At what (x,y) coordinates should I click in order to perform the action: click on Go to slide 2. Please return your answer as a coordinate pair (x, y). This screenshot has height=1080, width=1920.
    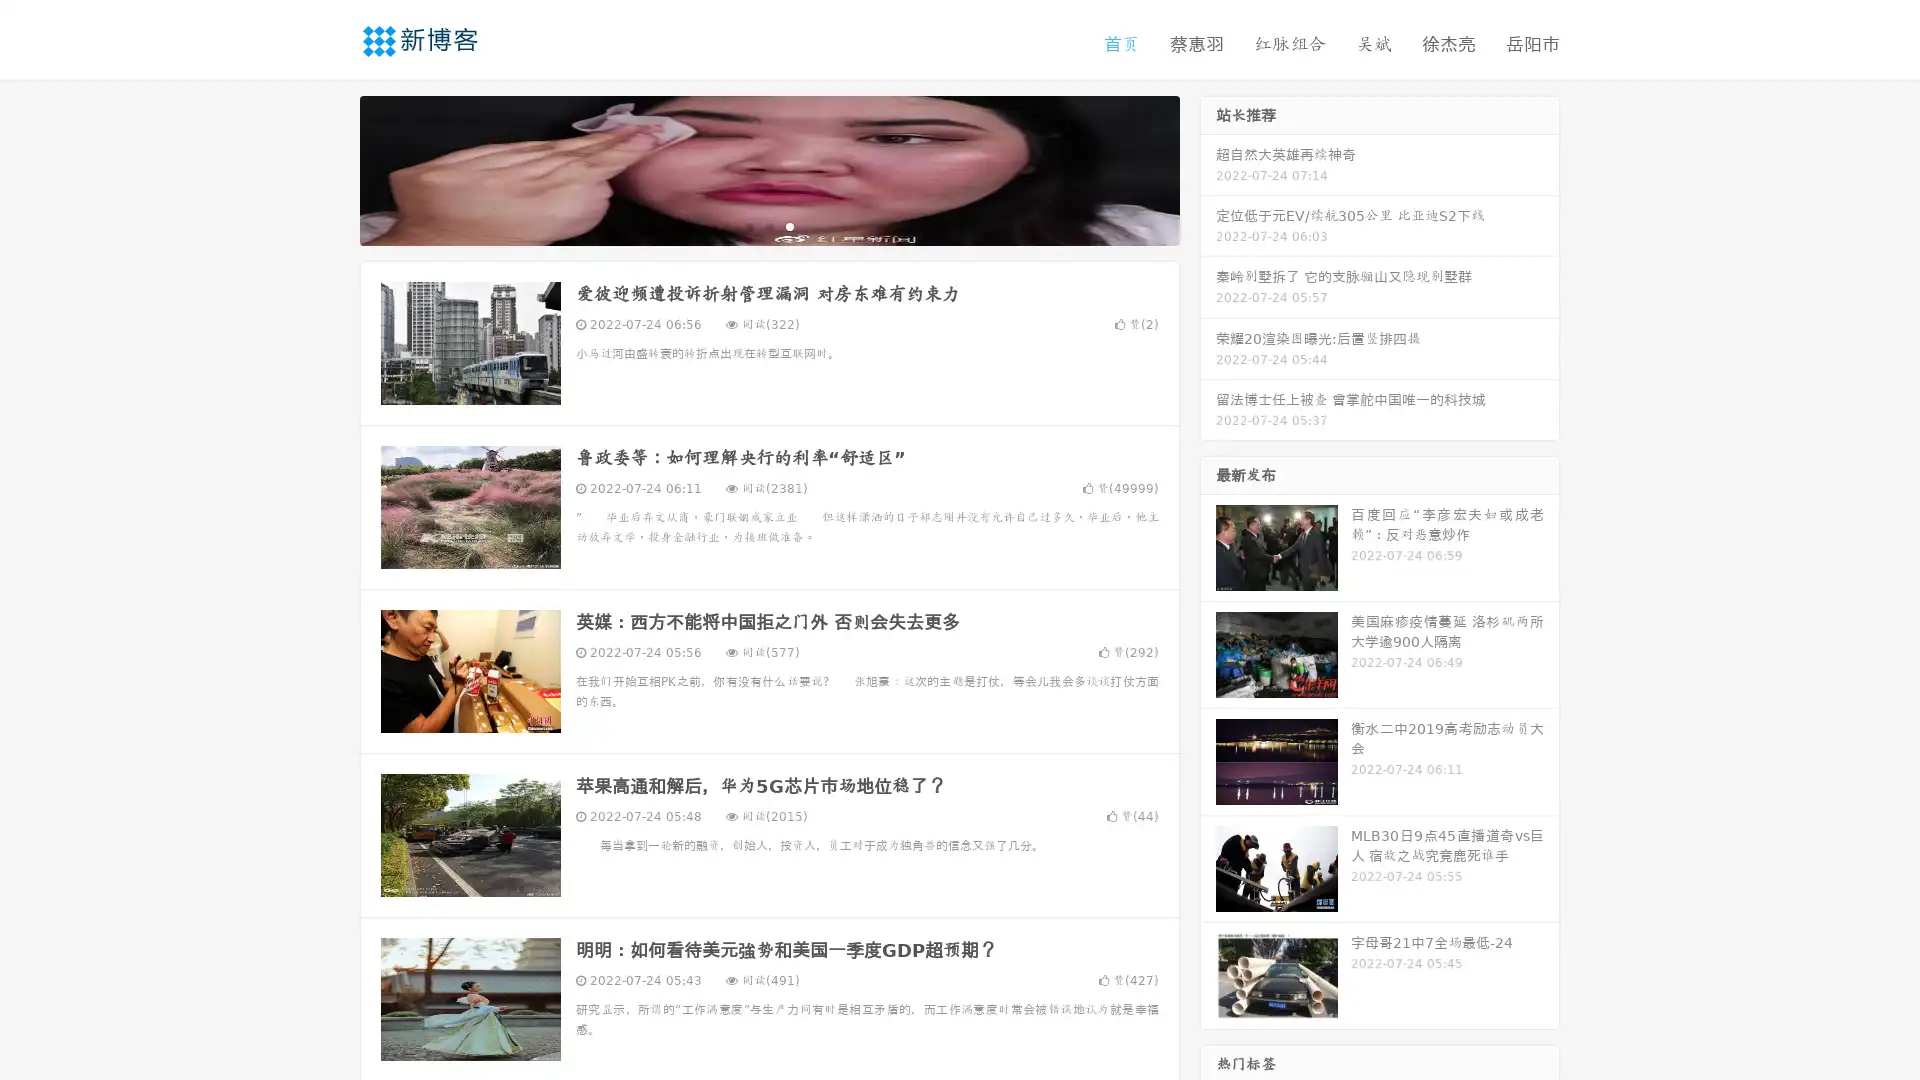
    Looking at the image, I should click on (768, 225).